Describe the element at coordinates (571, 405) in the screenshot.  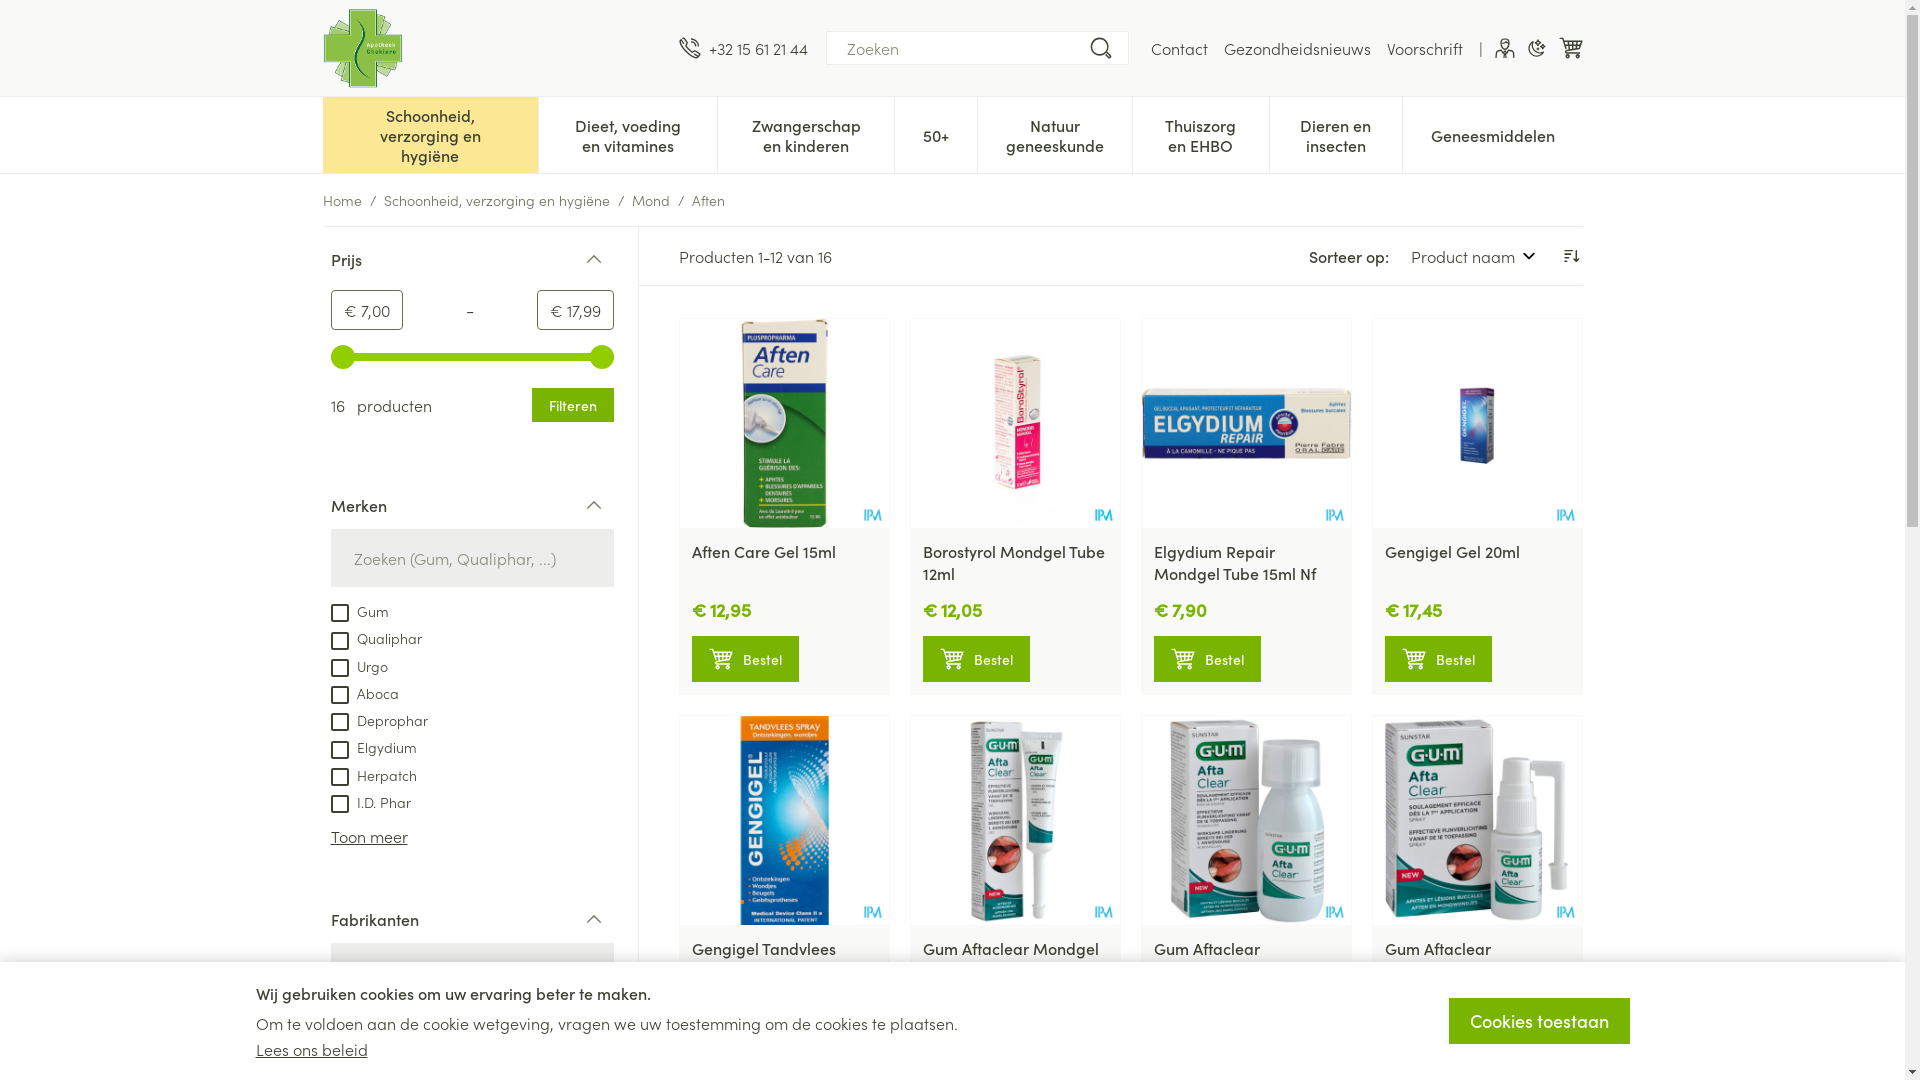
I see `'Filteren'` at that location.